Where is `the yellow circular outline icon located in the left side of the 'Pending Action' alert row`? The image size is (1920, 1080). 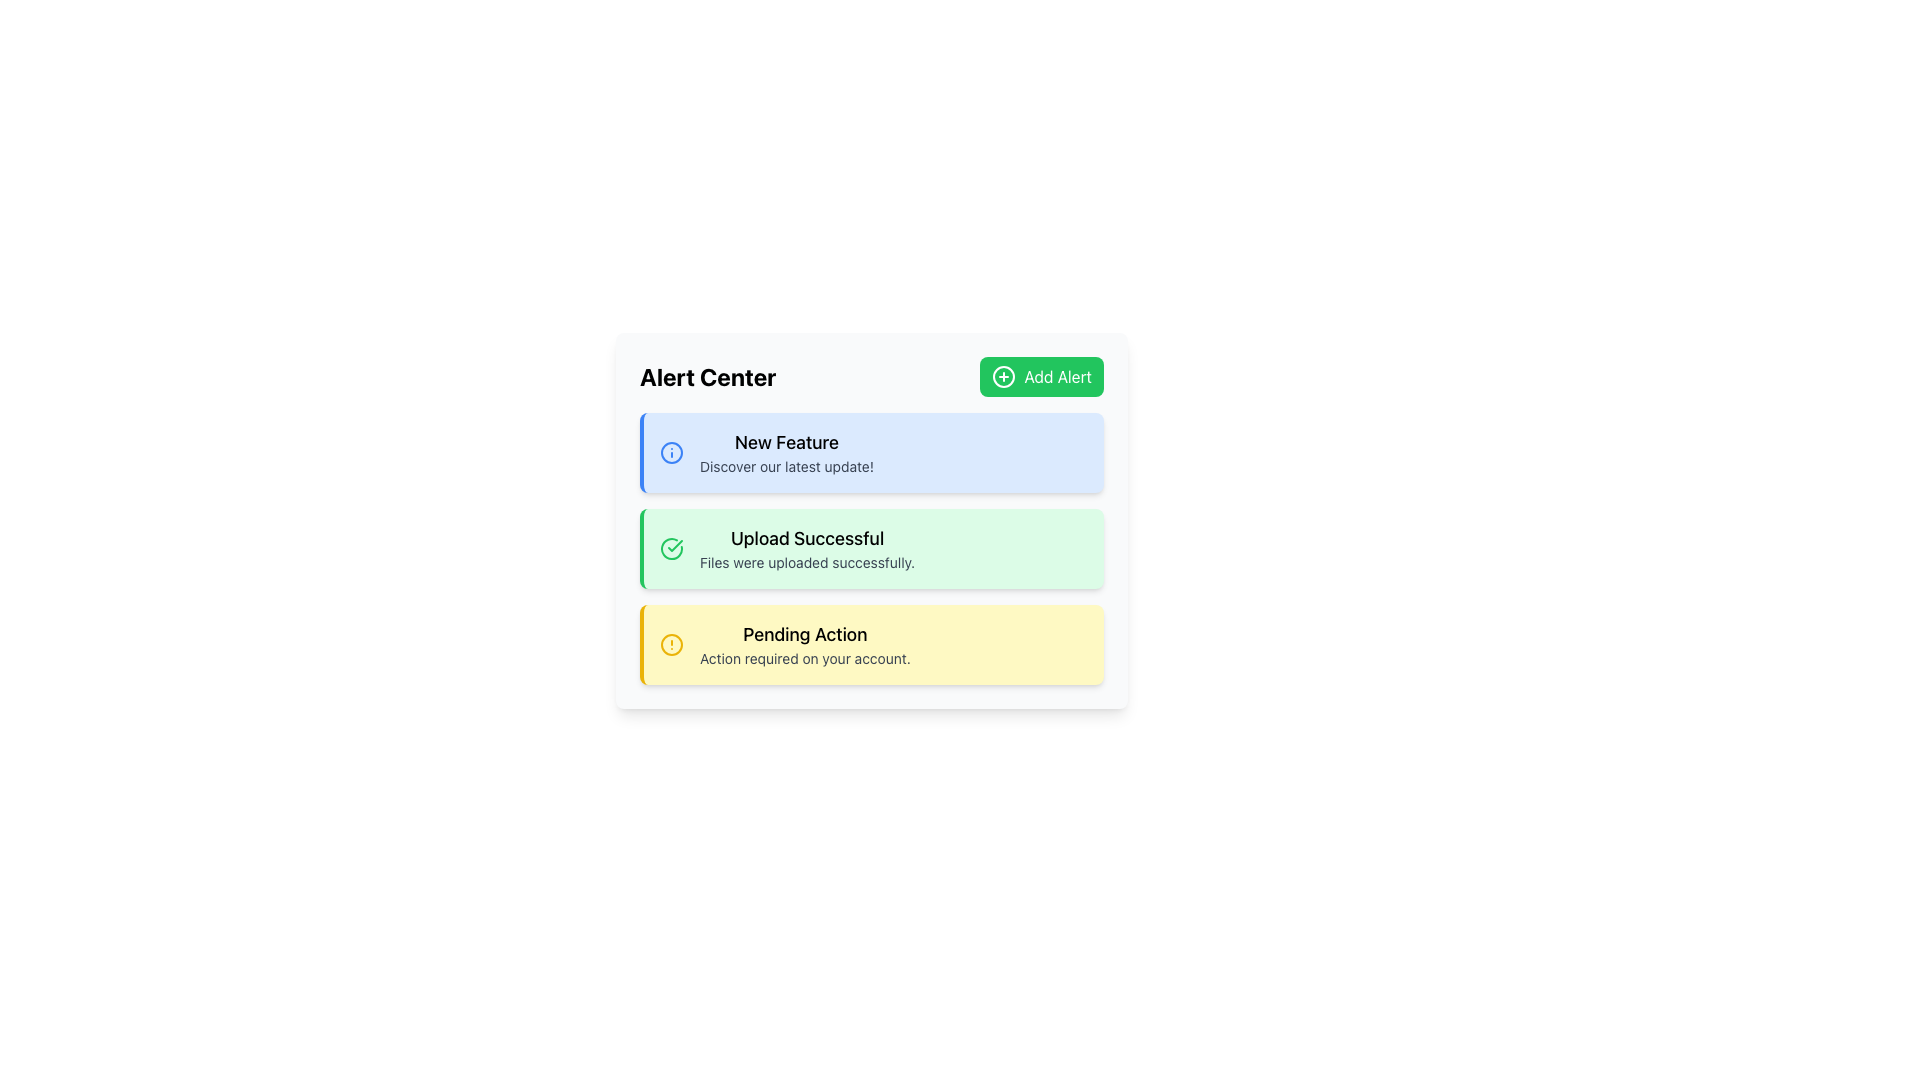 the yellow circular outline icon located in the left side of the 'Pending Action' alert row is located at coordinates (672, 644).